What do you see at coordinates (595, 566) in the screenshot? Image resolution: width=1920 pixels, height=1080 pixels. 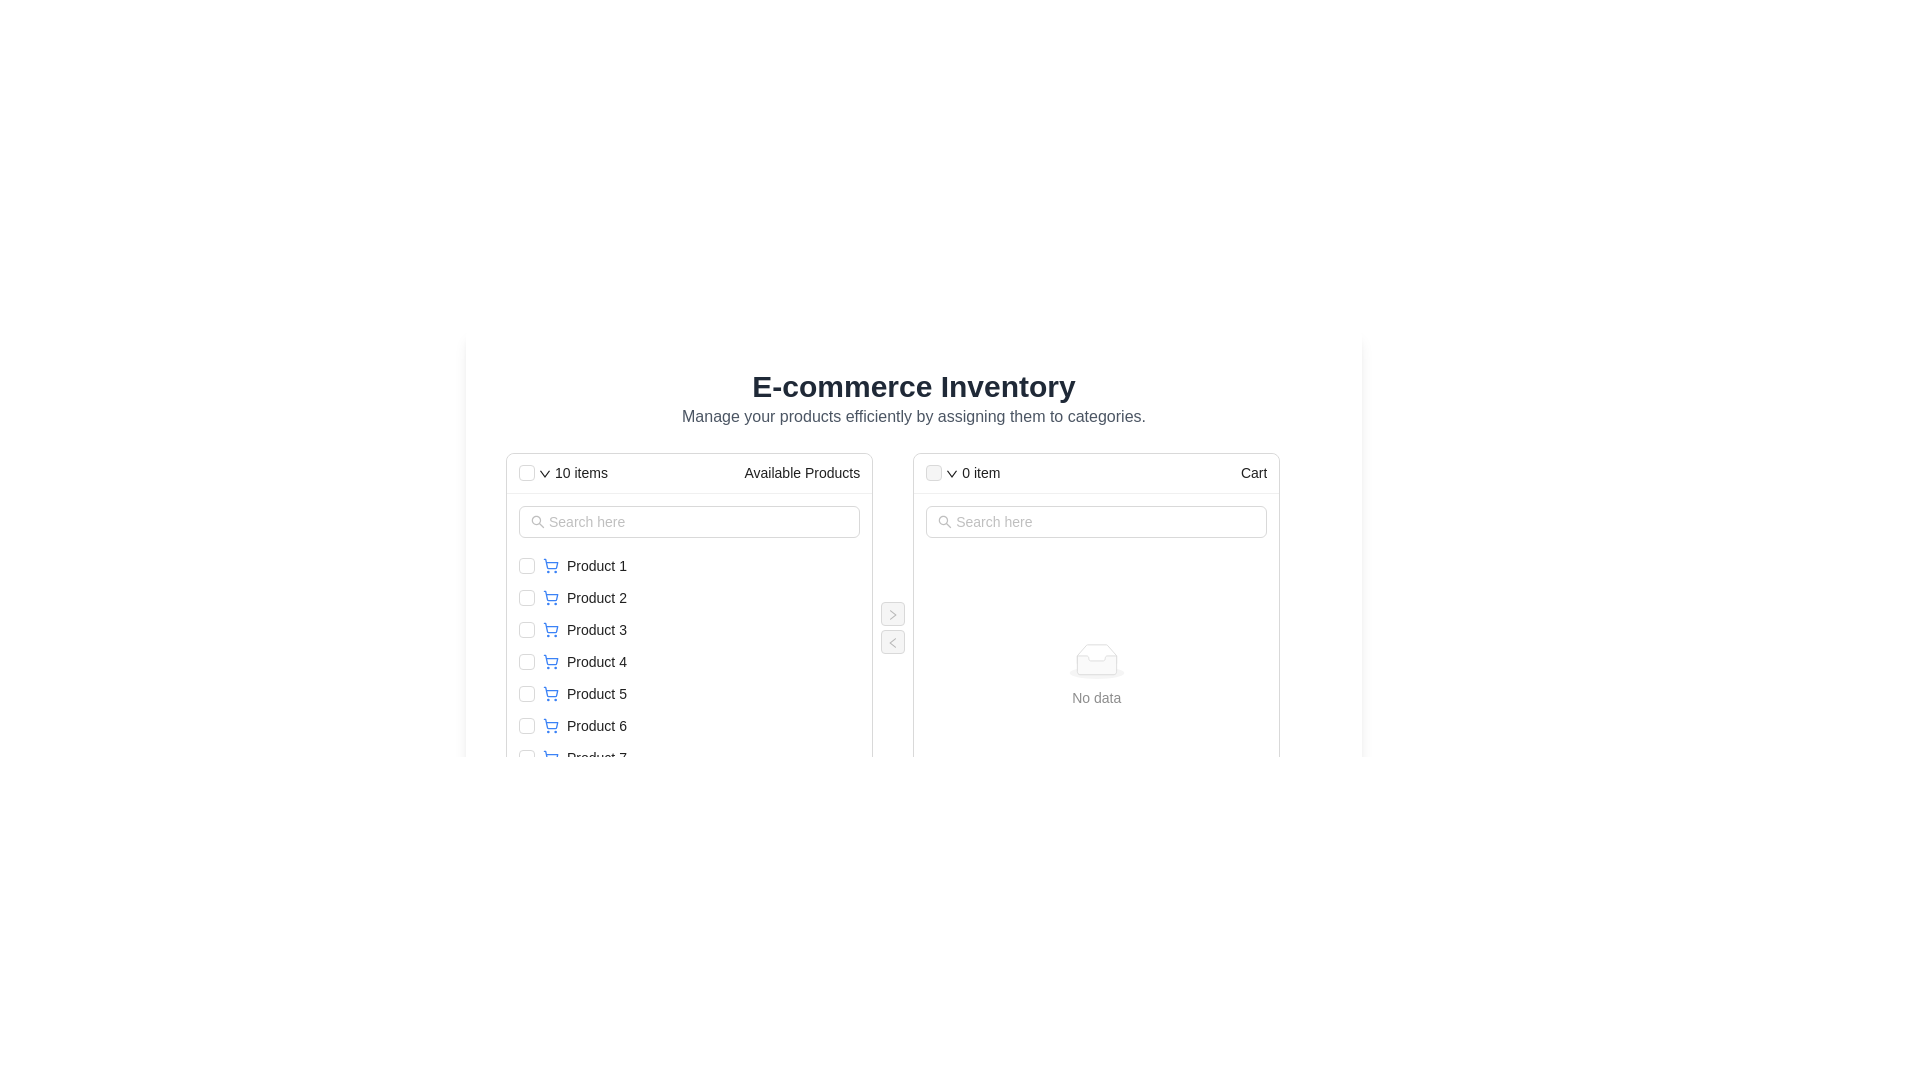 I see `the text label displaying 'Product 1' to focus on the product name, which is located to the right of a shopping cart icon in the 'Available Products' column` at bounding box center [595, 566].